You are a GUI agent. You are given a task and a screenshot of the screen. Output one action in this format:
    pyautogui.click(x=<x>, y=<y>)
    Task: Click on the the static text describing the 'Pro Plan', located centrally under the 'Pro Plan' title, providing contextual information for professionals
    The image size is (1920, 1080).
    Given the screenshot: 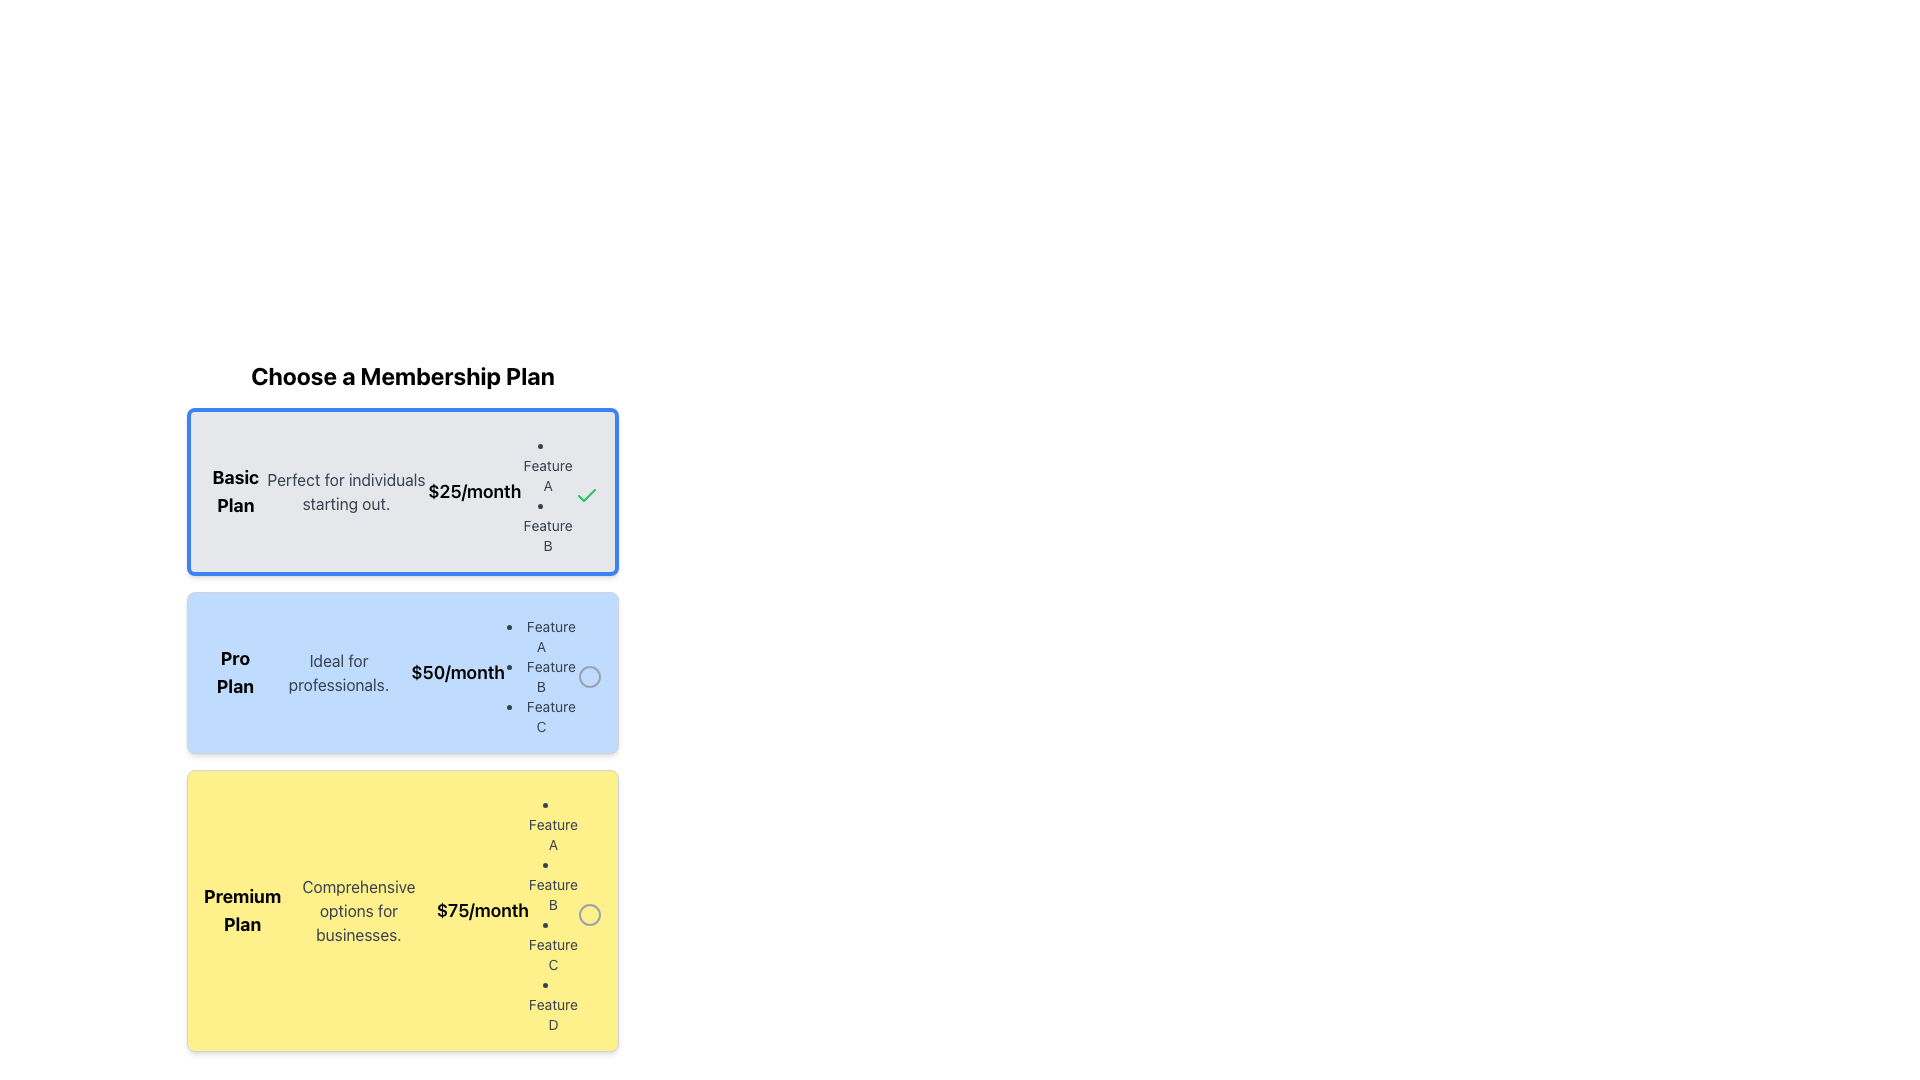 What is the action you would take?
    pyautogui.click(x=338, y=672)
    